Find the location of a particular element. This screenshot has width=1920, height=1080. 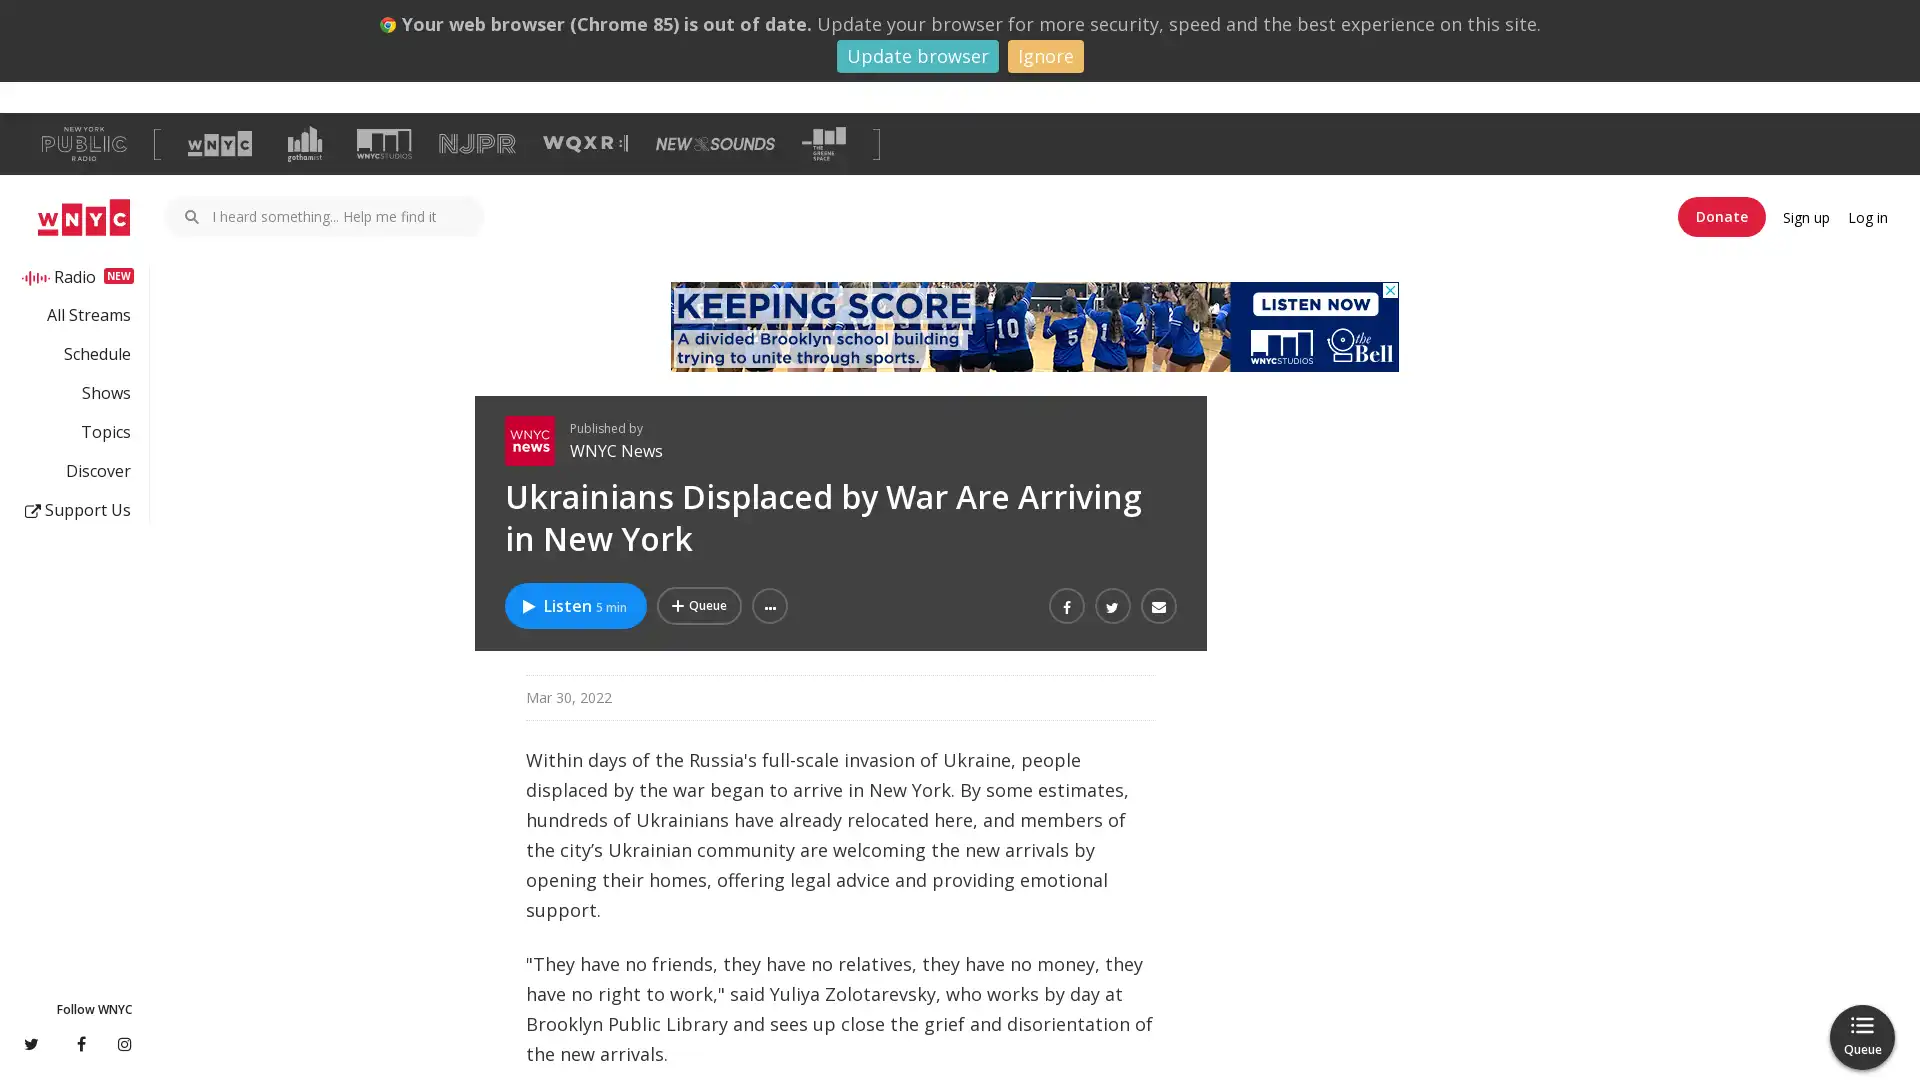

Queue is located at coordinates (1861, 1036).